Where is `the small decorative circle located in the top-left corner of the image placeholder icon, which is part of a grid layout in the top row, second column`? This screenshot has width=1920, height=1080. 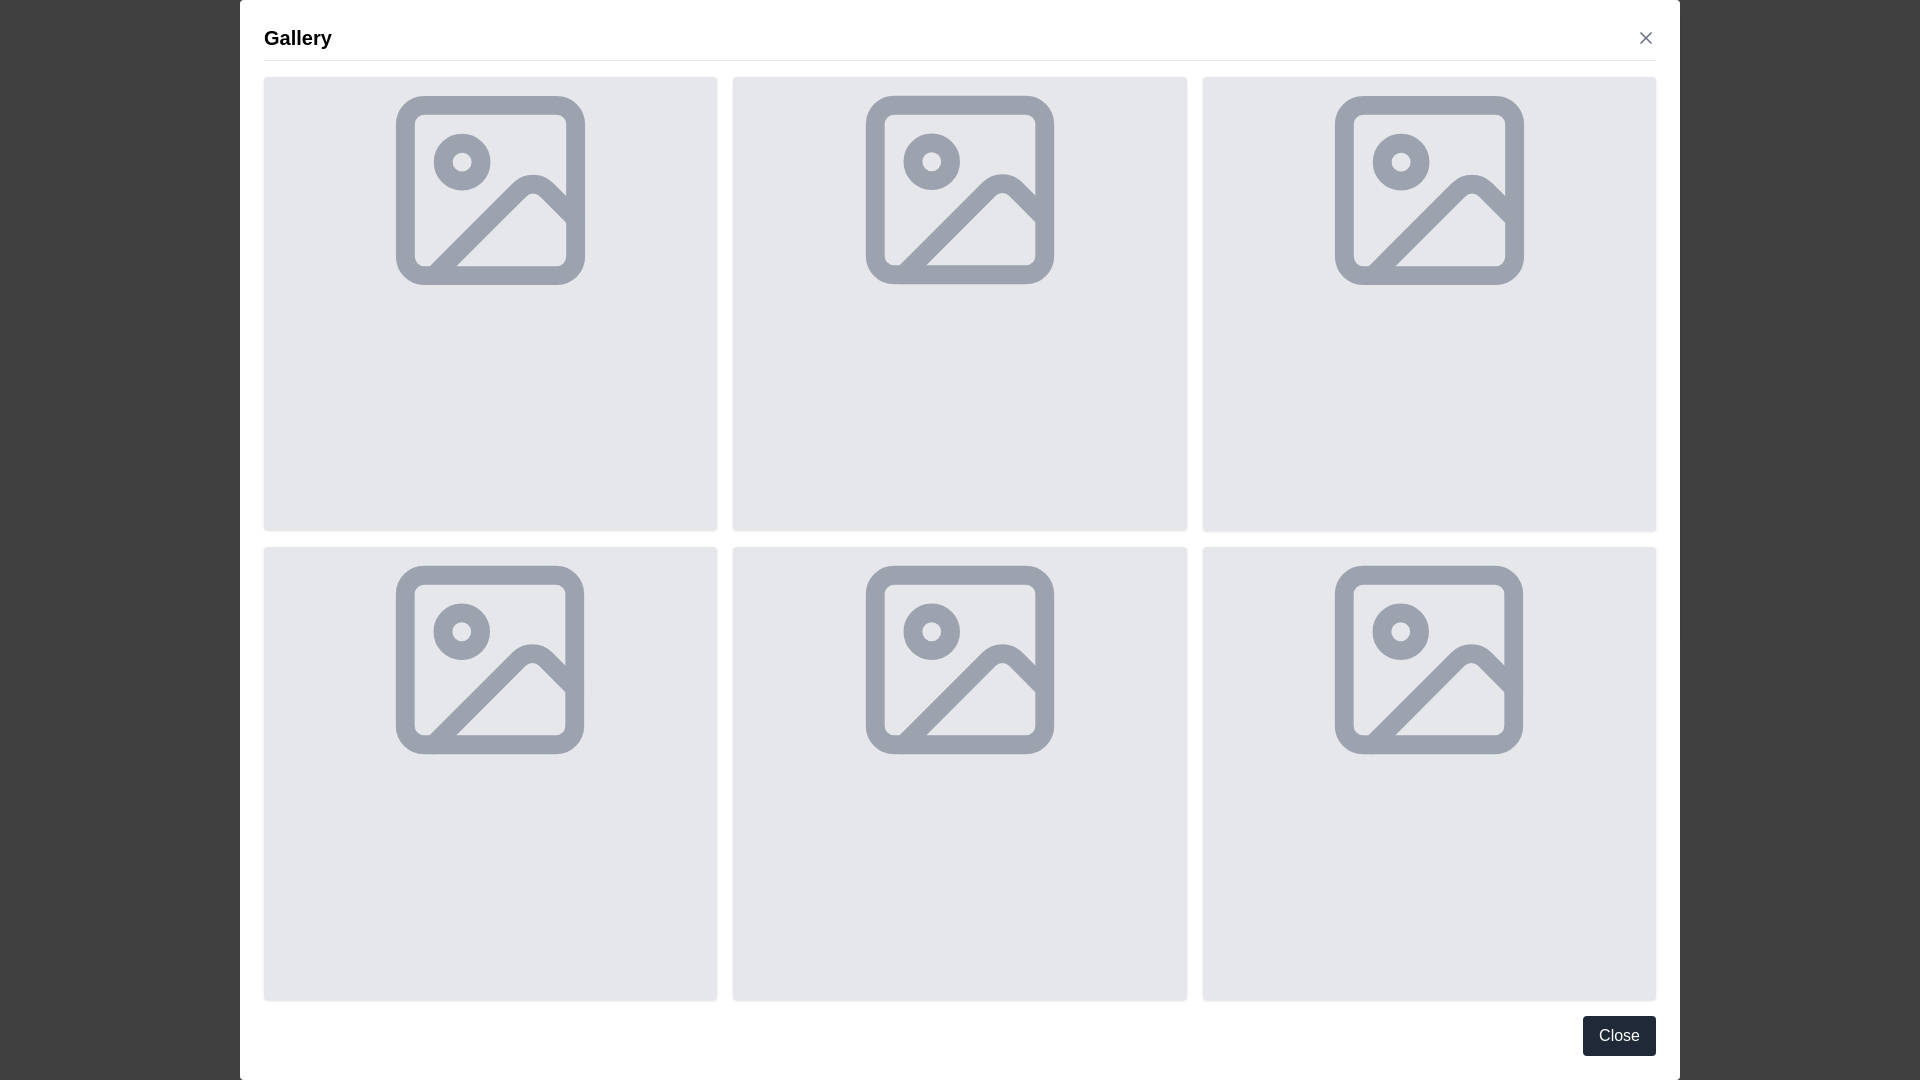
the small decorative circle located in the top-left corner of the image placeholder icon, which is part of a grid layout in the top row, second column is located at coordinates (930, 161).